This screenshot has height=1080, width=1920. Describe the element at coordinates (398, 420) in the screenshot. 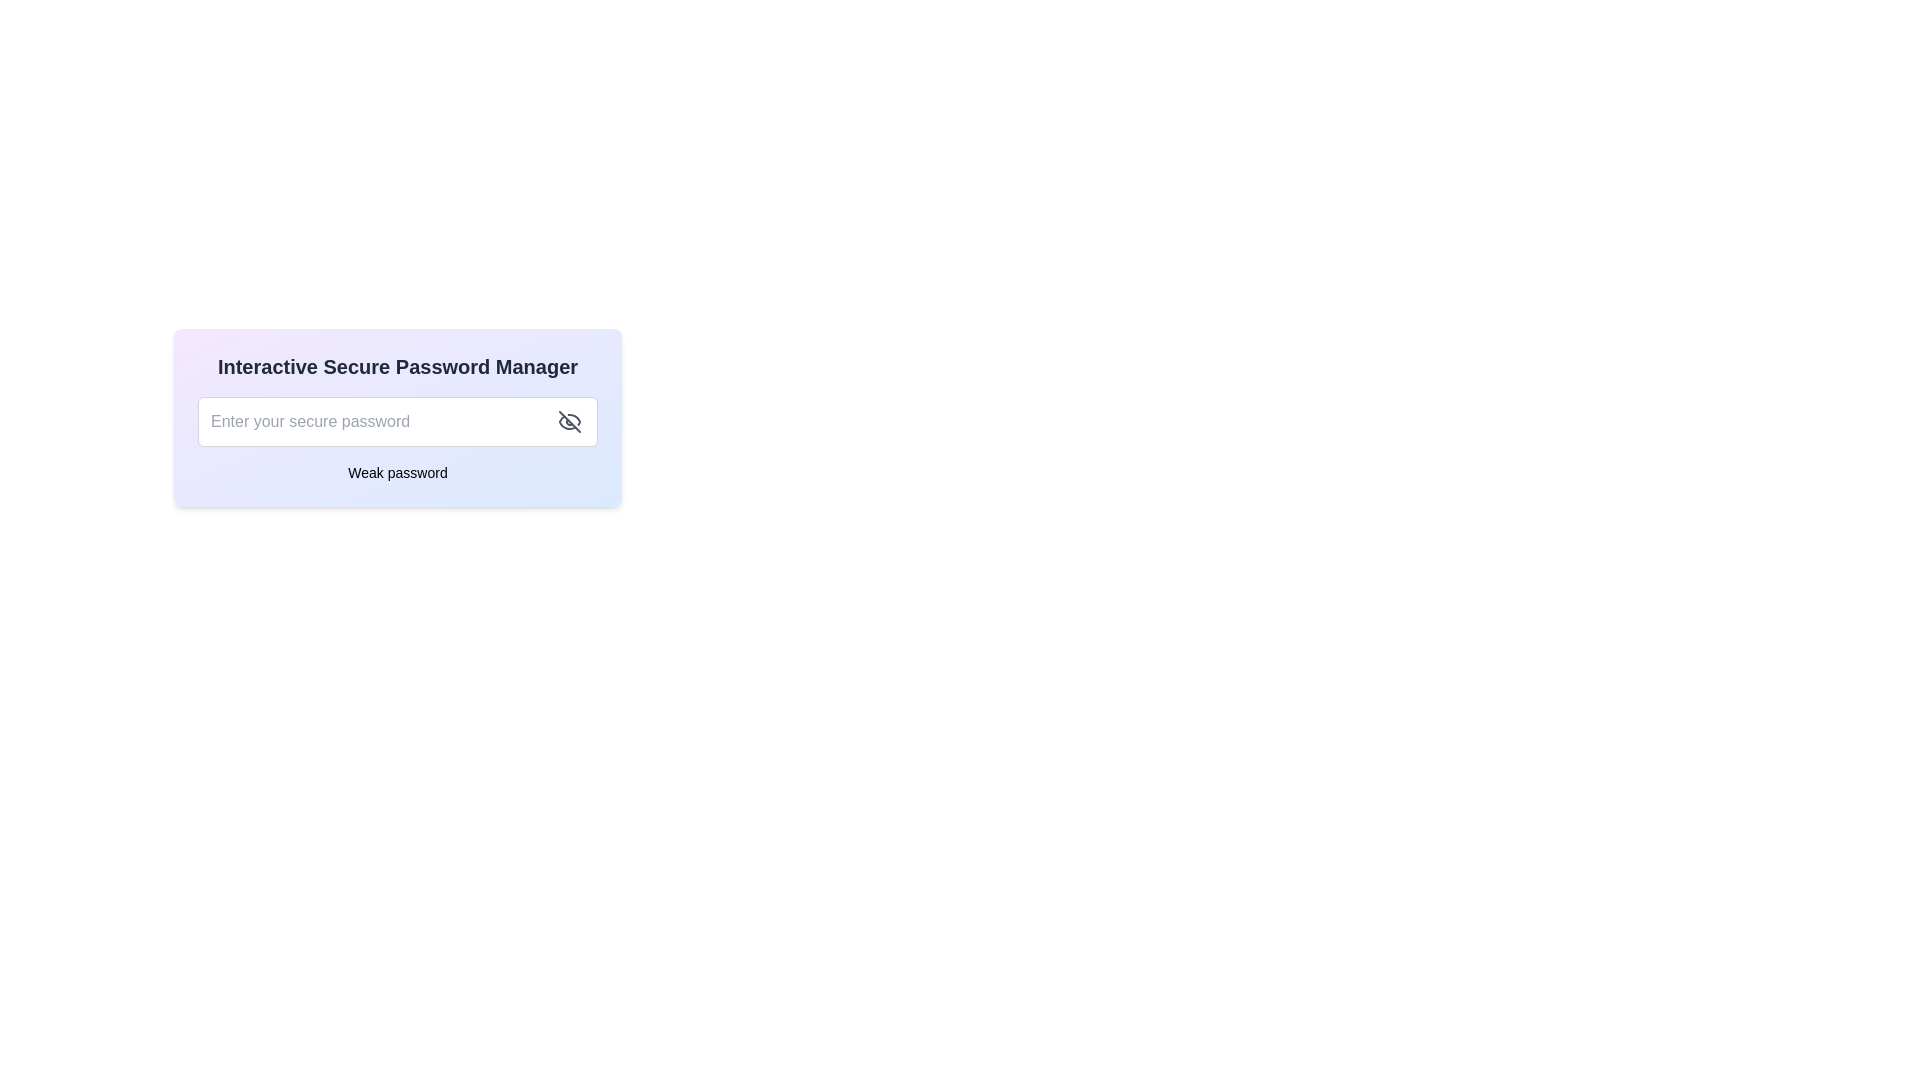

I see `the password input field located within the 'Interactive Secure Password Manager' card to focus on it` at that location.